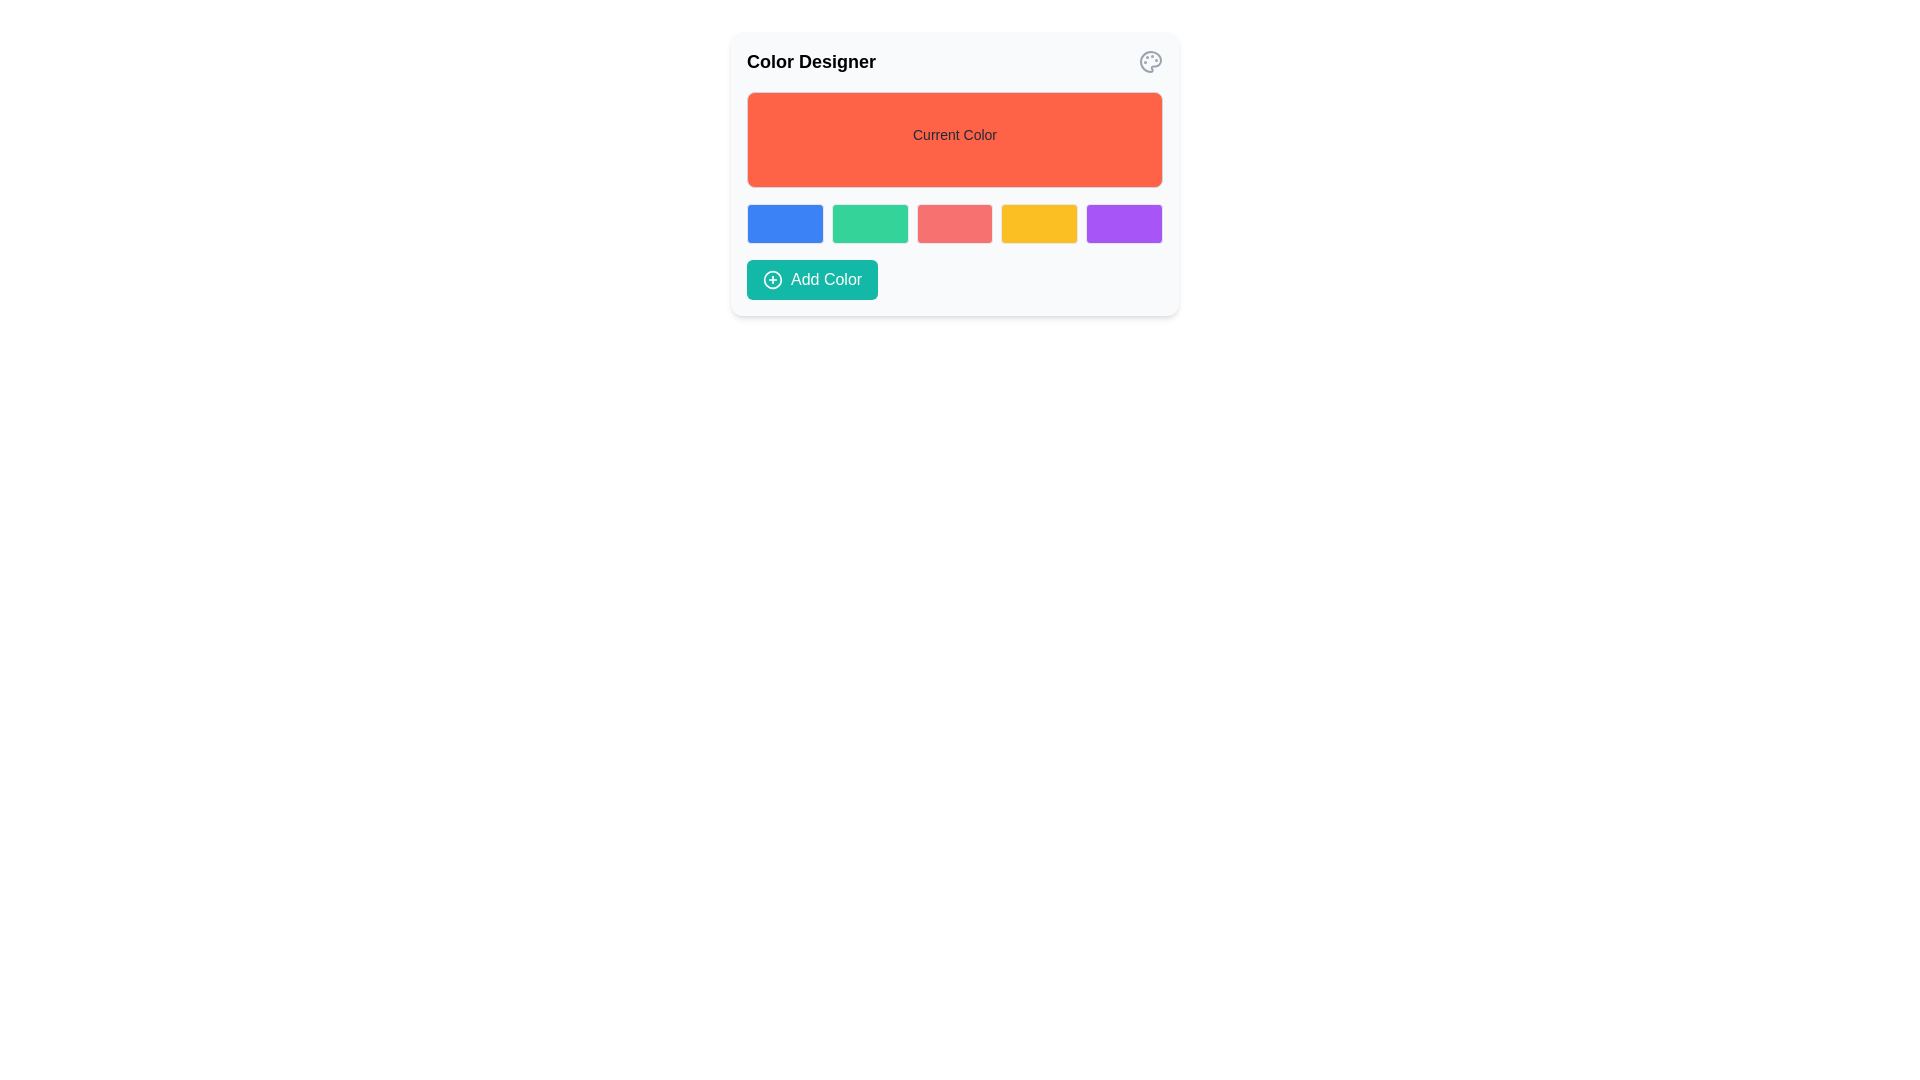 Image resolution: width=1920 pixels, height=1080 pixels. Describe the element at coordinates (771, 280) in the screenshot. I see `the circular icon with a plus sign, located to the left of the 'Add Color' label inside the green button in the 'Color Designer' section` at that location.